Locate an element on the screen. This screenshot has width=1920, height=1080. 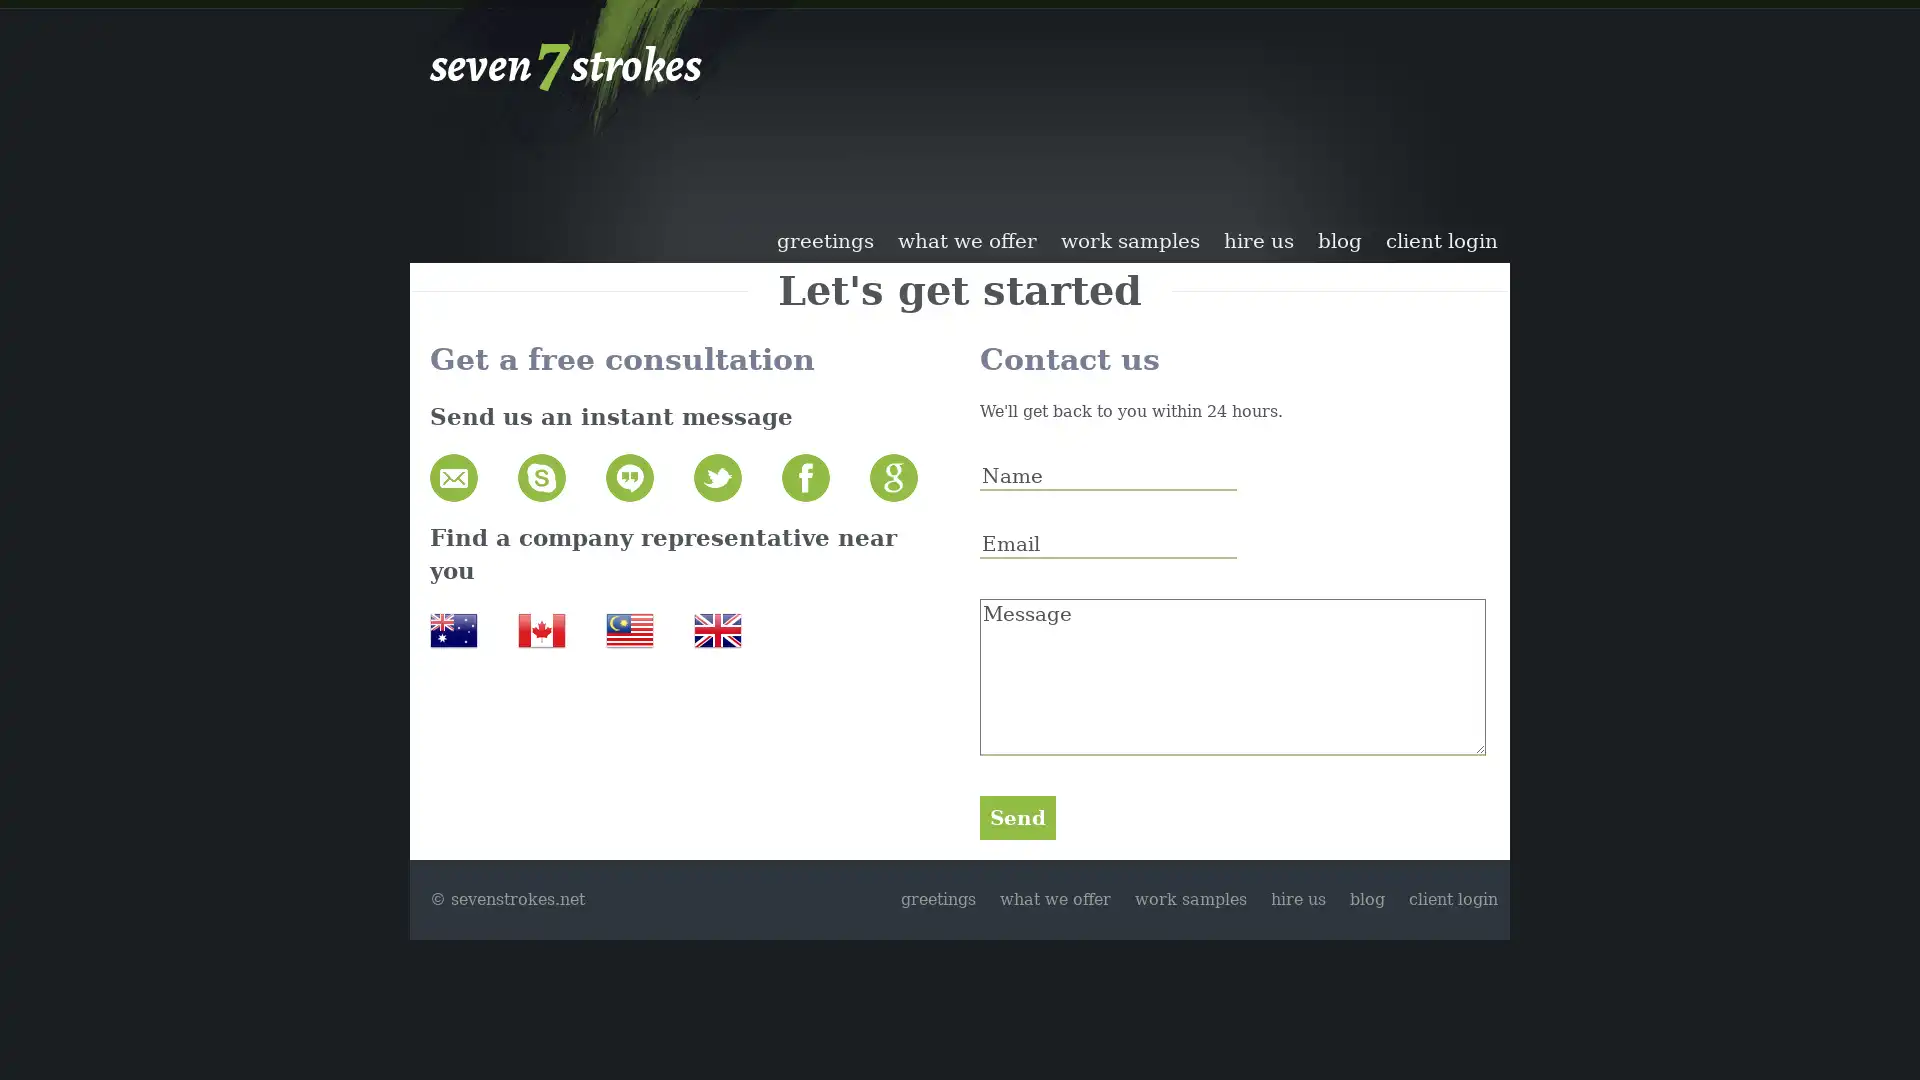
Send is located at coordinates (1017, 817).